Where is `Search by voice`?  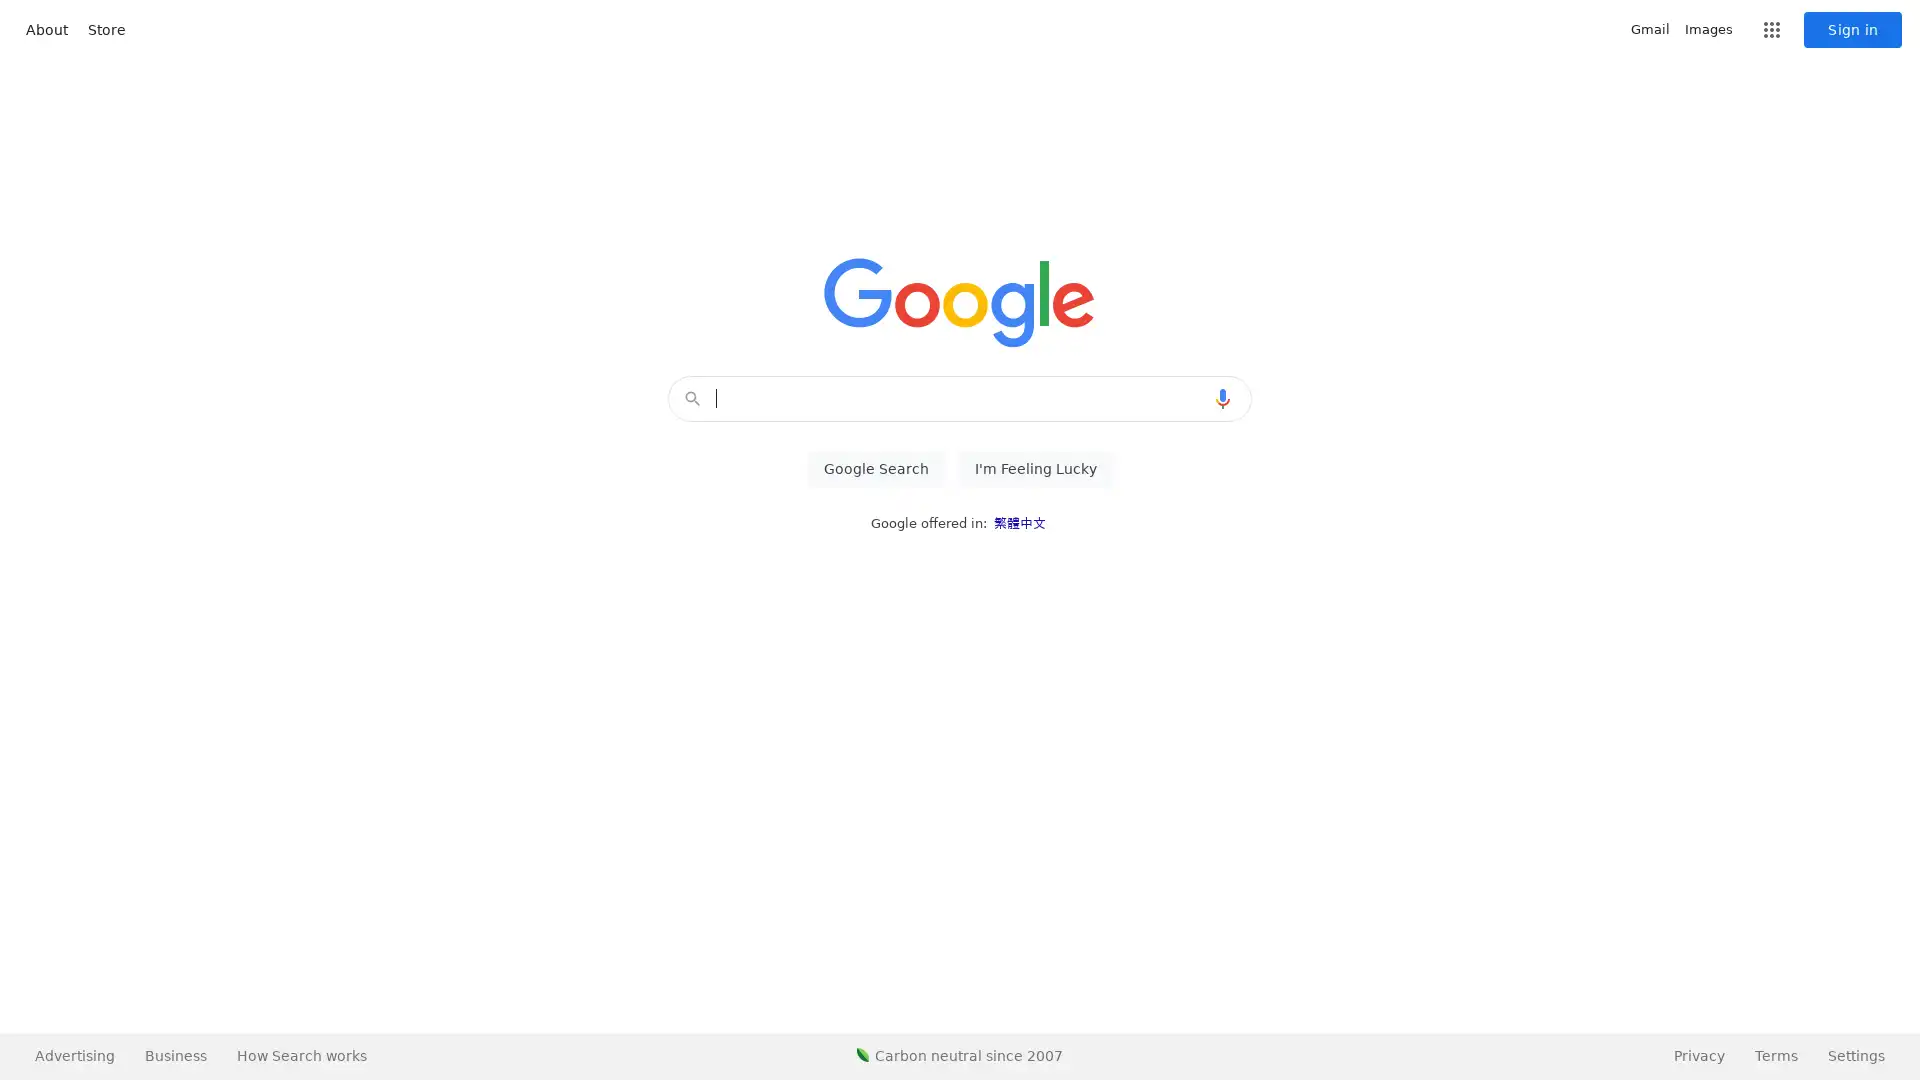
Search by voice is located at coordinates (1222, 398).